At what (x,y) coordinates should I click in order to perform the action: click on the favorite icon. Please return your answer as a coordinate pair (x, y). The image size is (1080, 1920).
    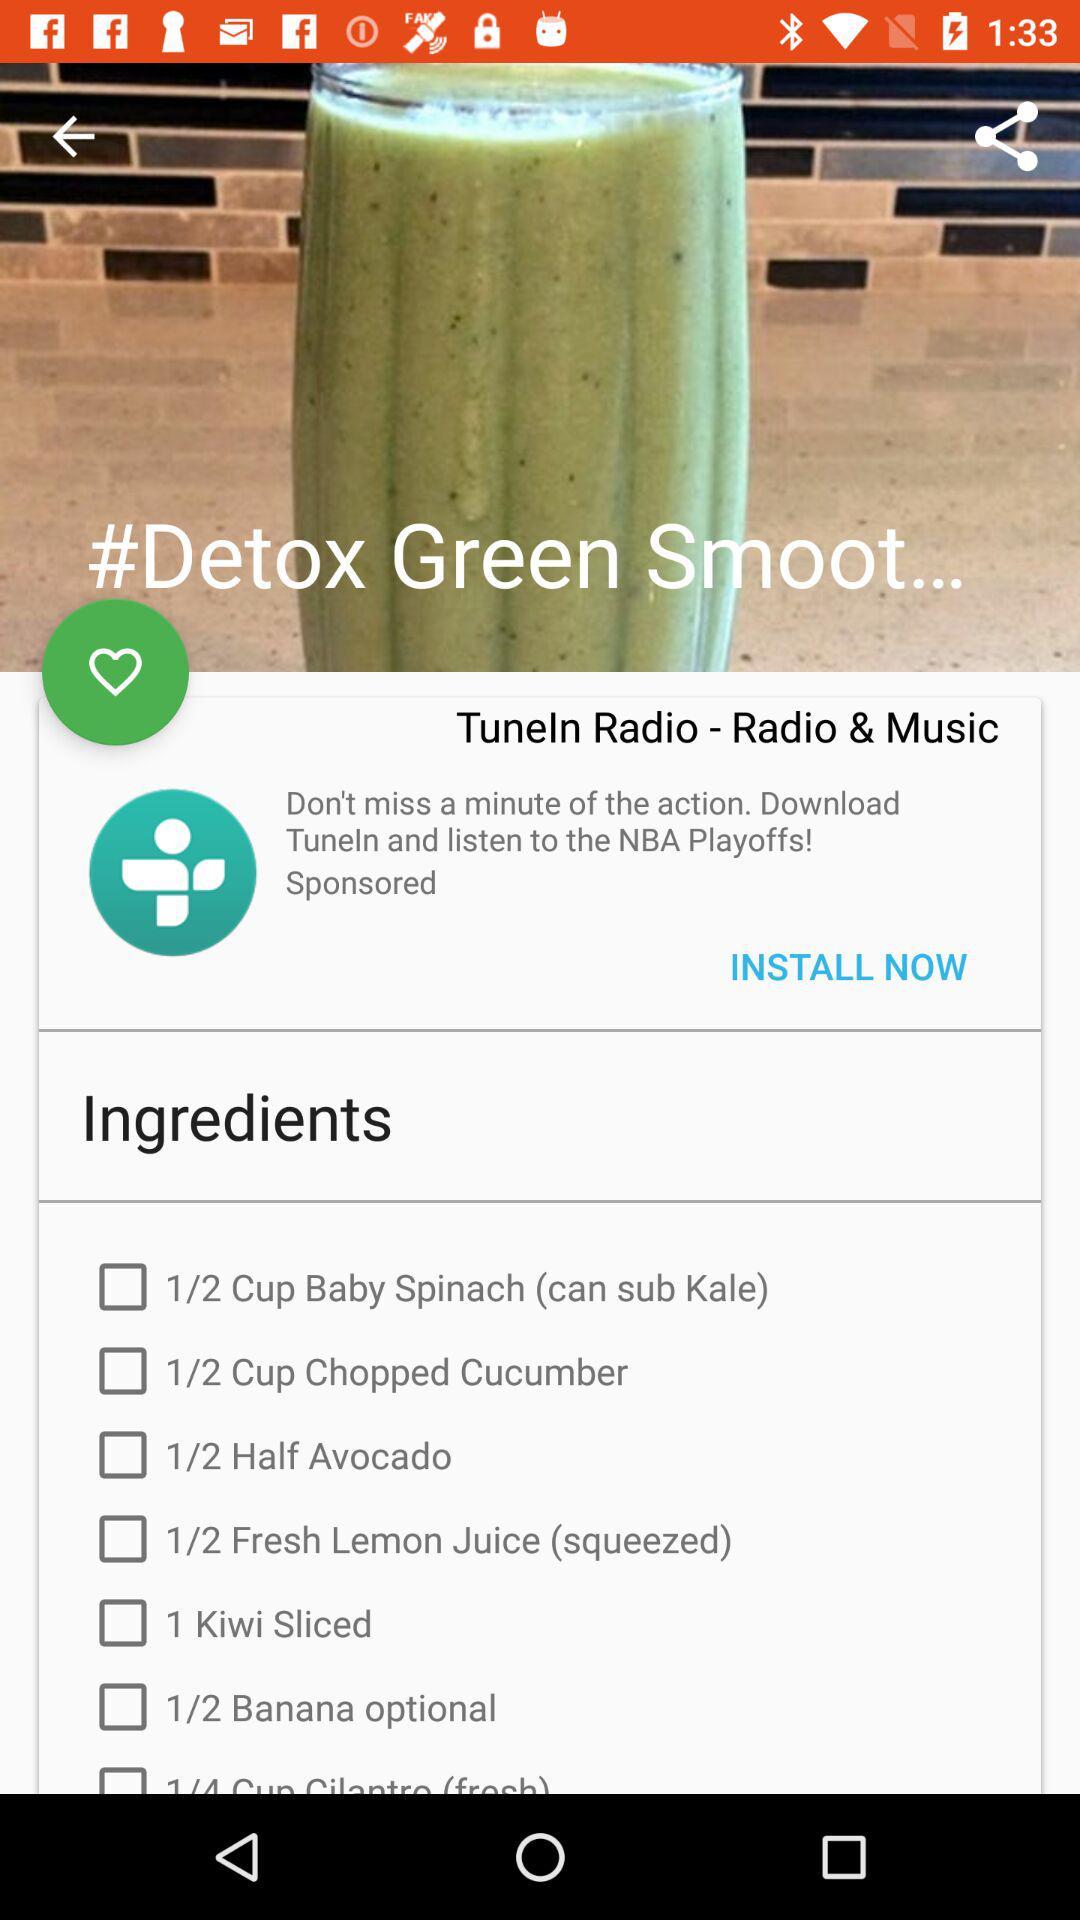
    Looking at the image, I should click on (115, 672).